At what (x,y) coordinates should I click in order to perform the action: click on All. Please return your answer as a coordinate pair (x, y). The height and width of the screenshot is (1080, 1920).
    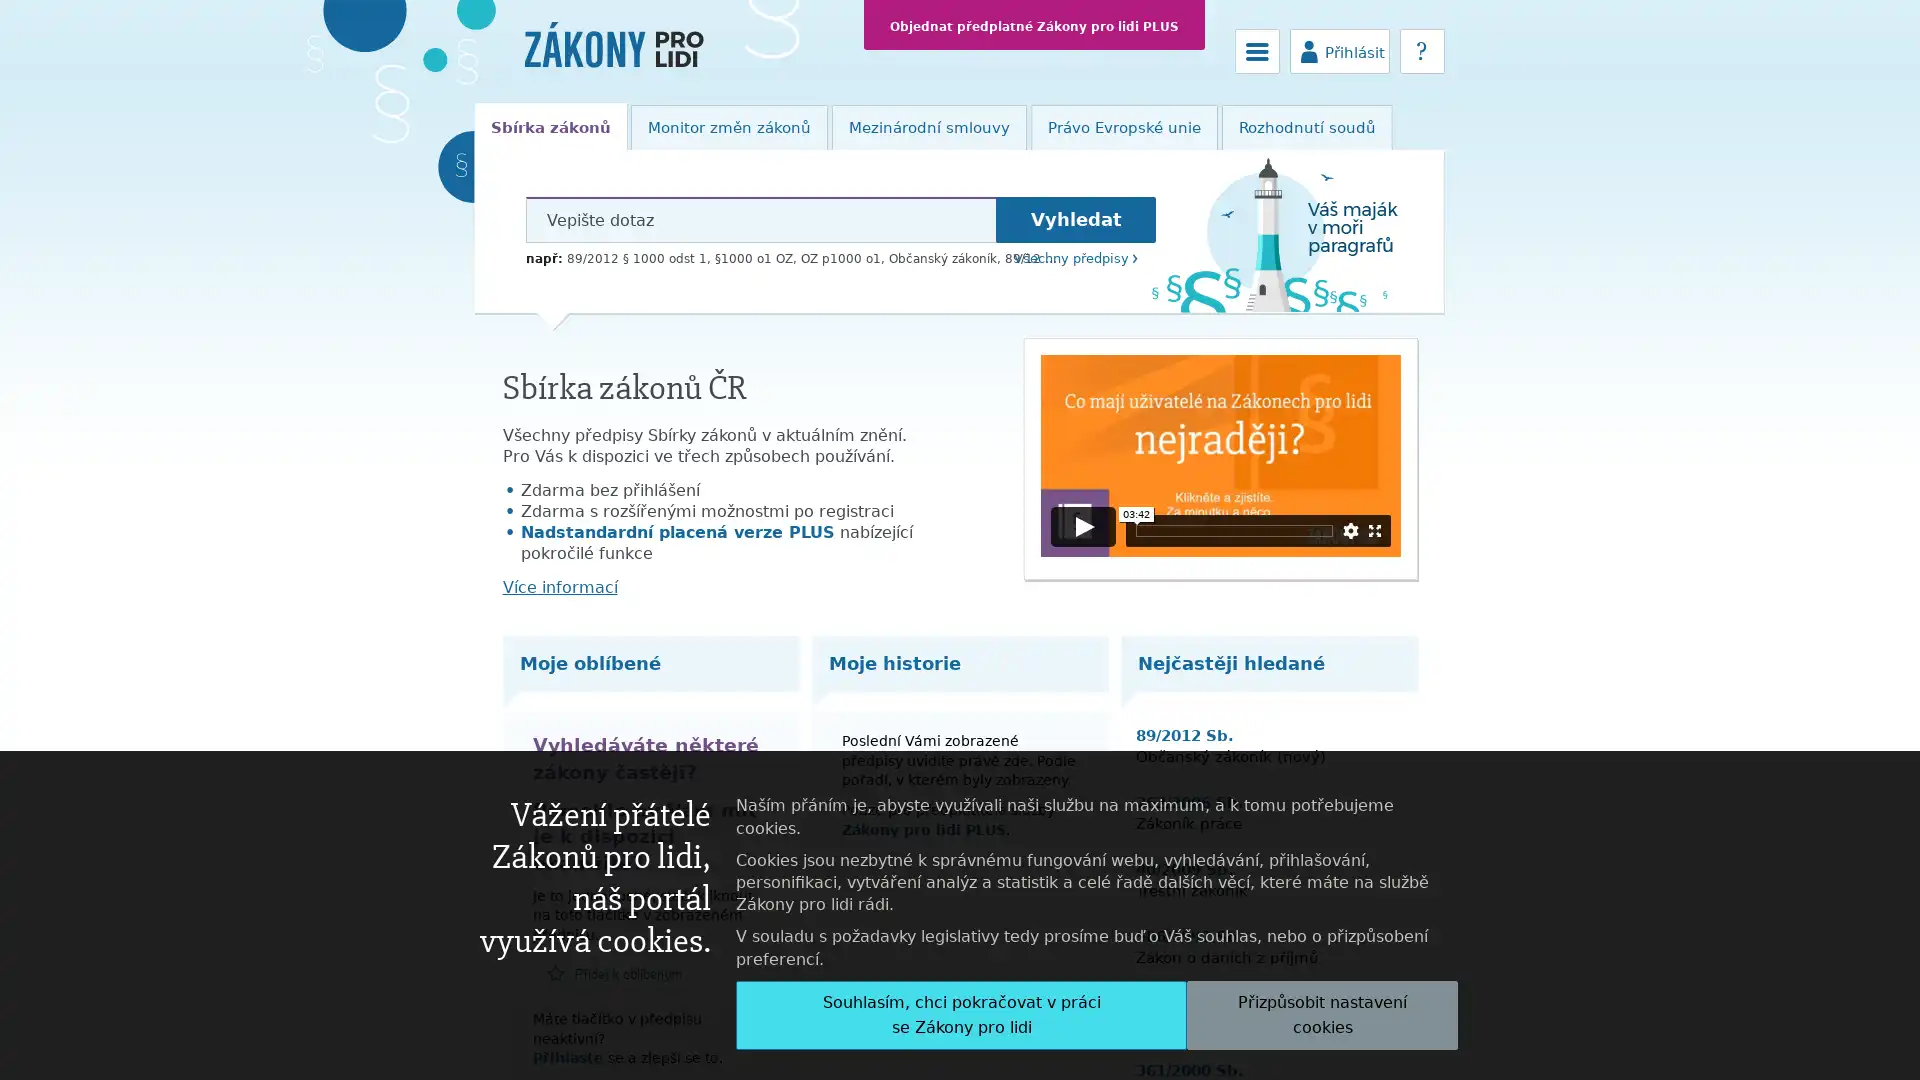
    Looking at the image, I should click on (961, 1014).